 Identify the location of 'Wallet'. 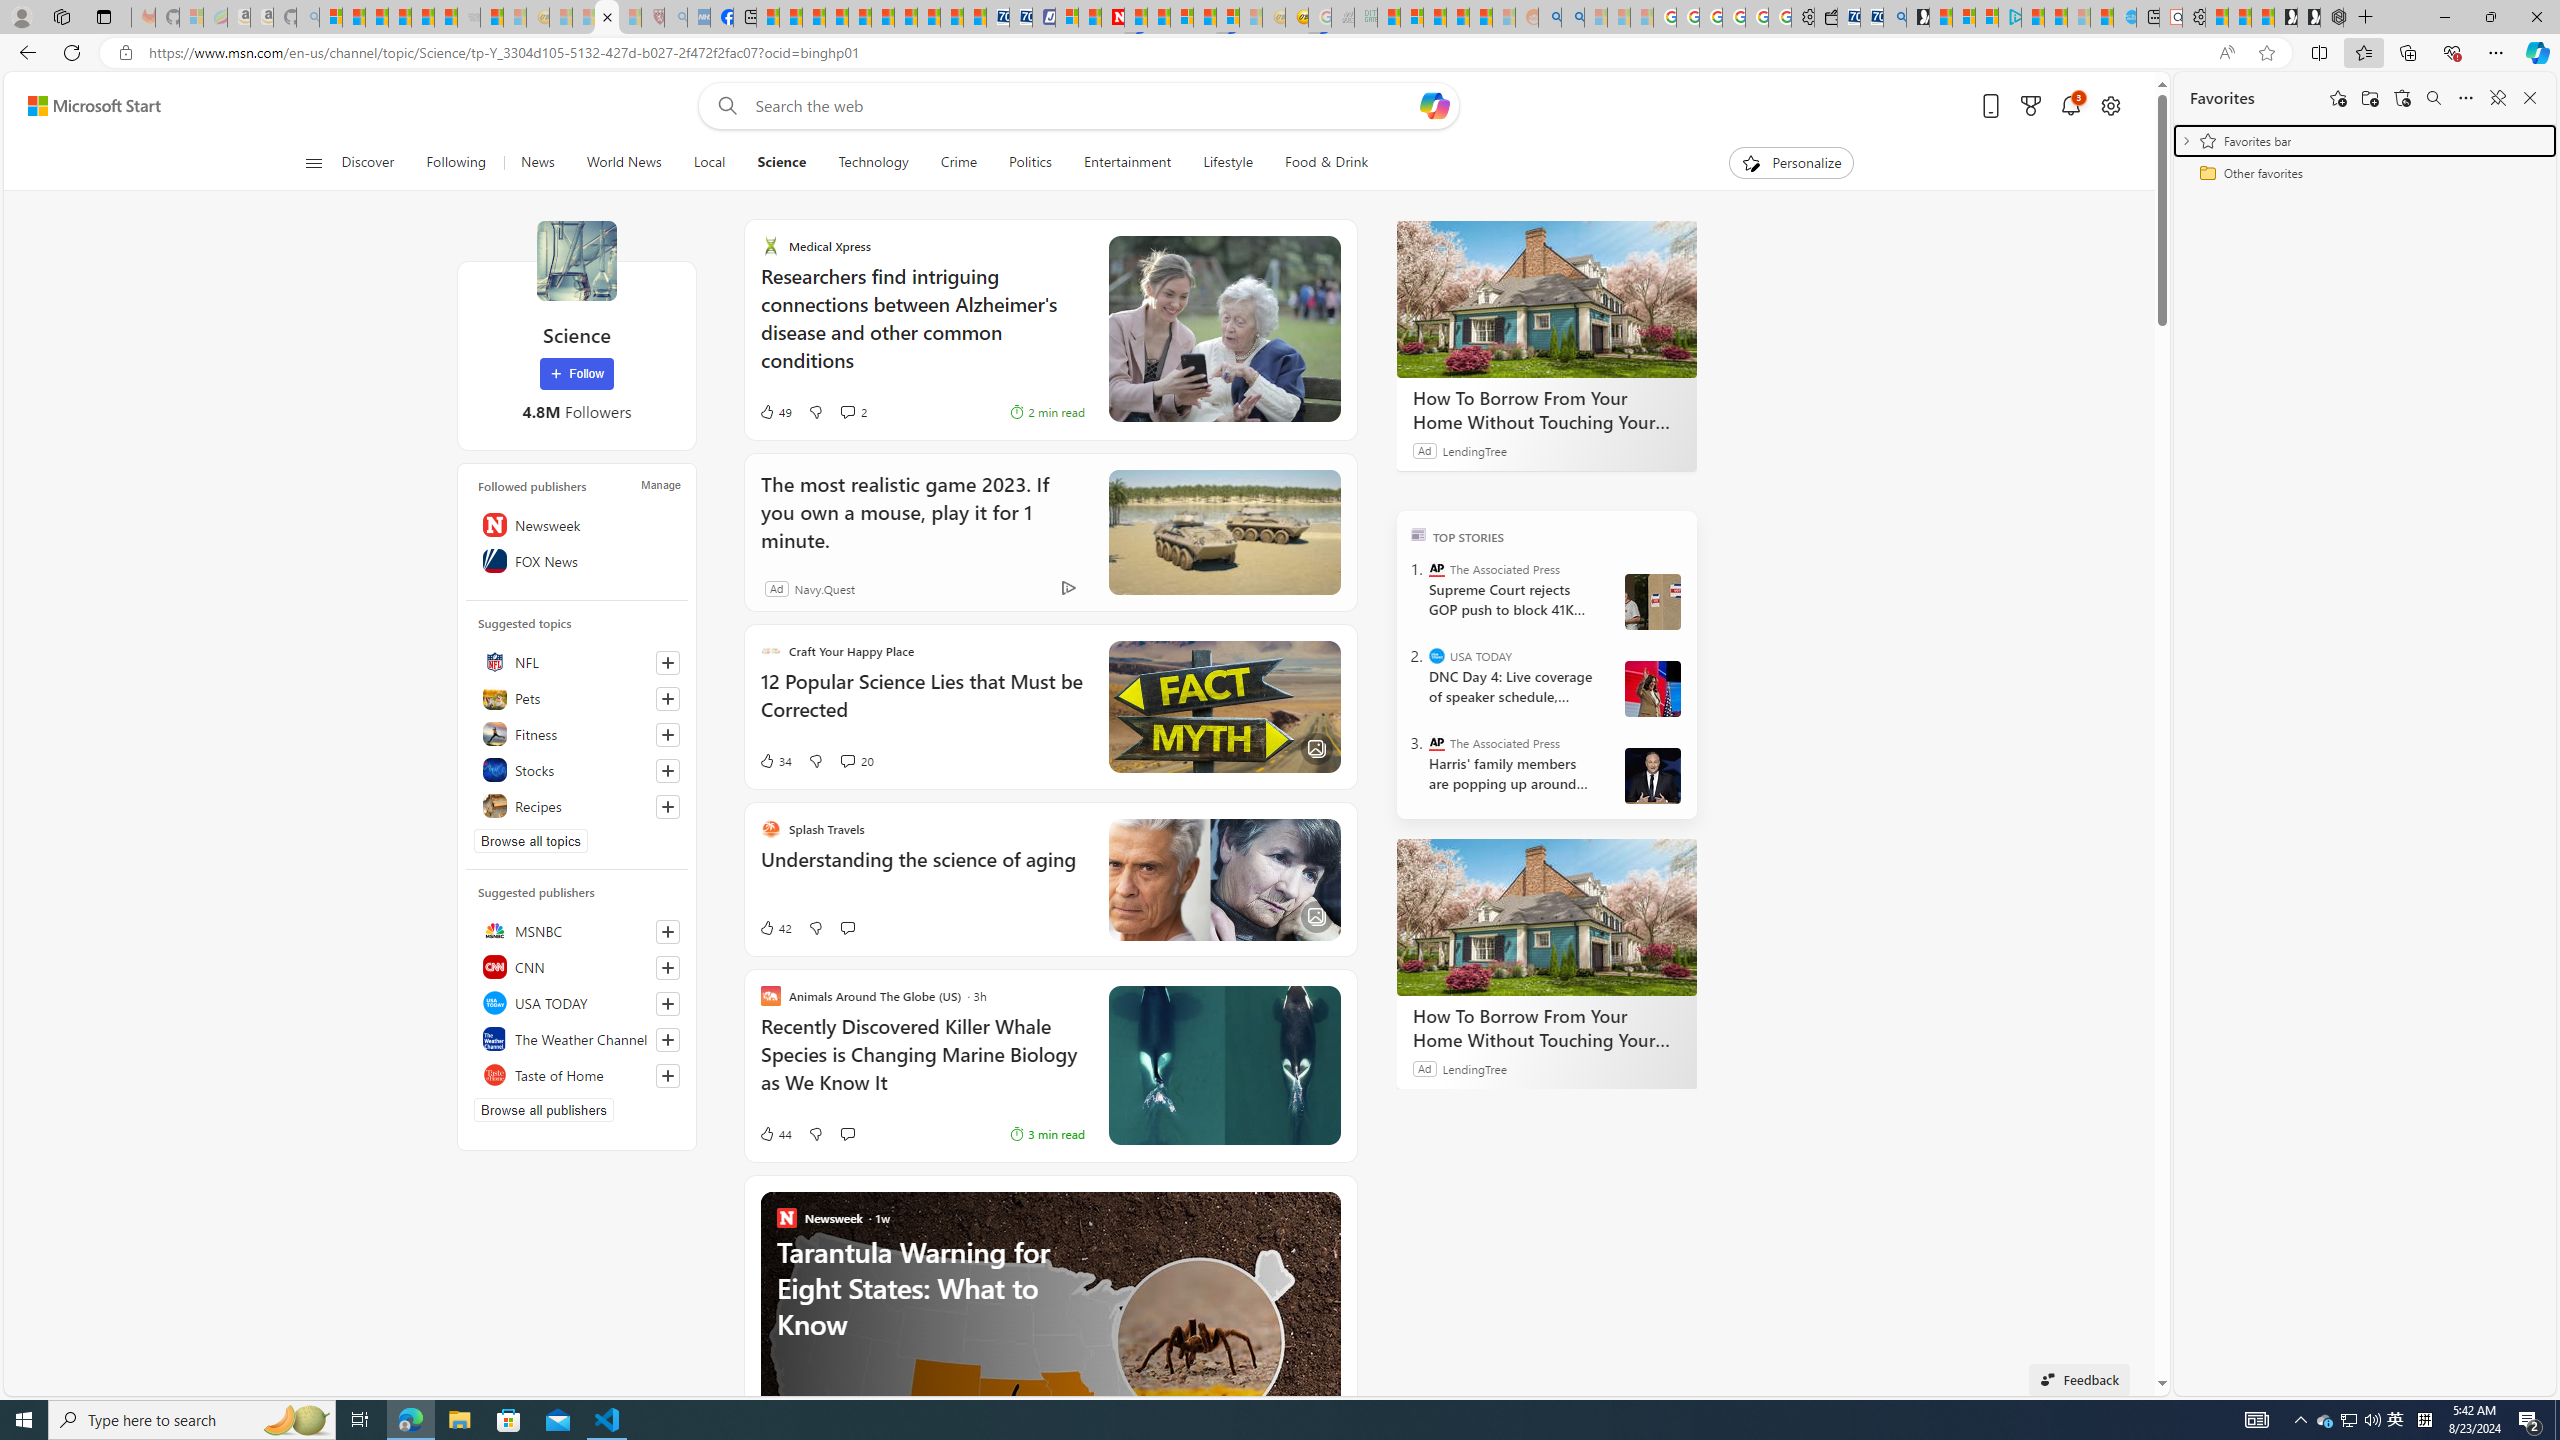
(1825, 16).